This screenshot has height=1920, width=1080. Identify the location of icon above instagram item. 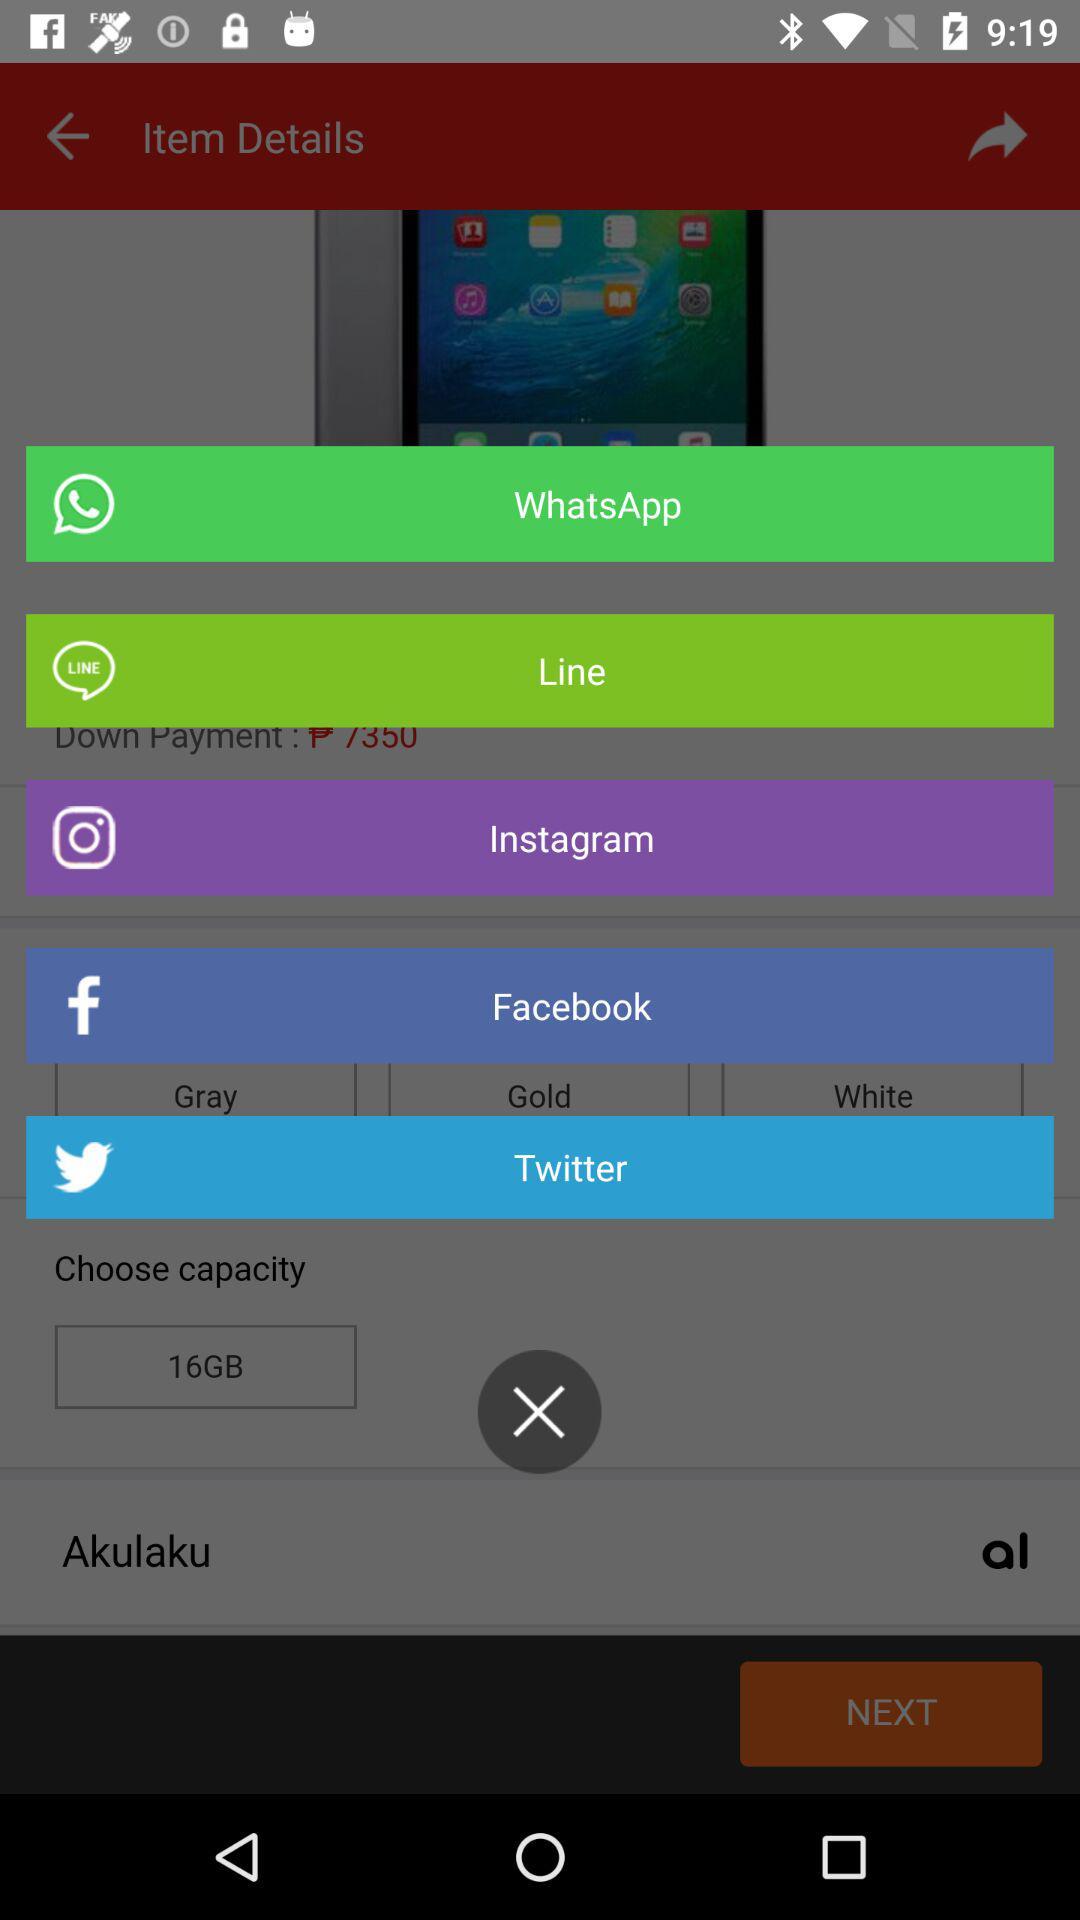
(540, 670).